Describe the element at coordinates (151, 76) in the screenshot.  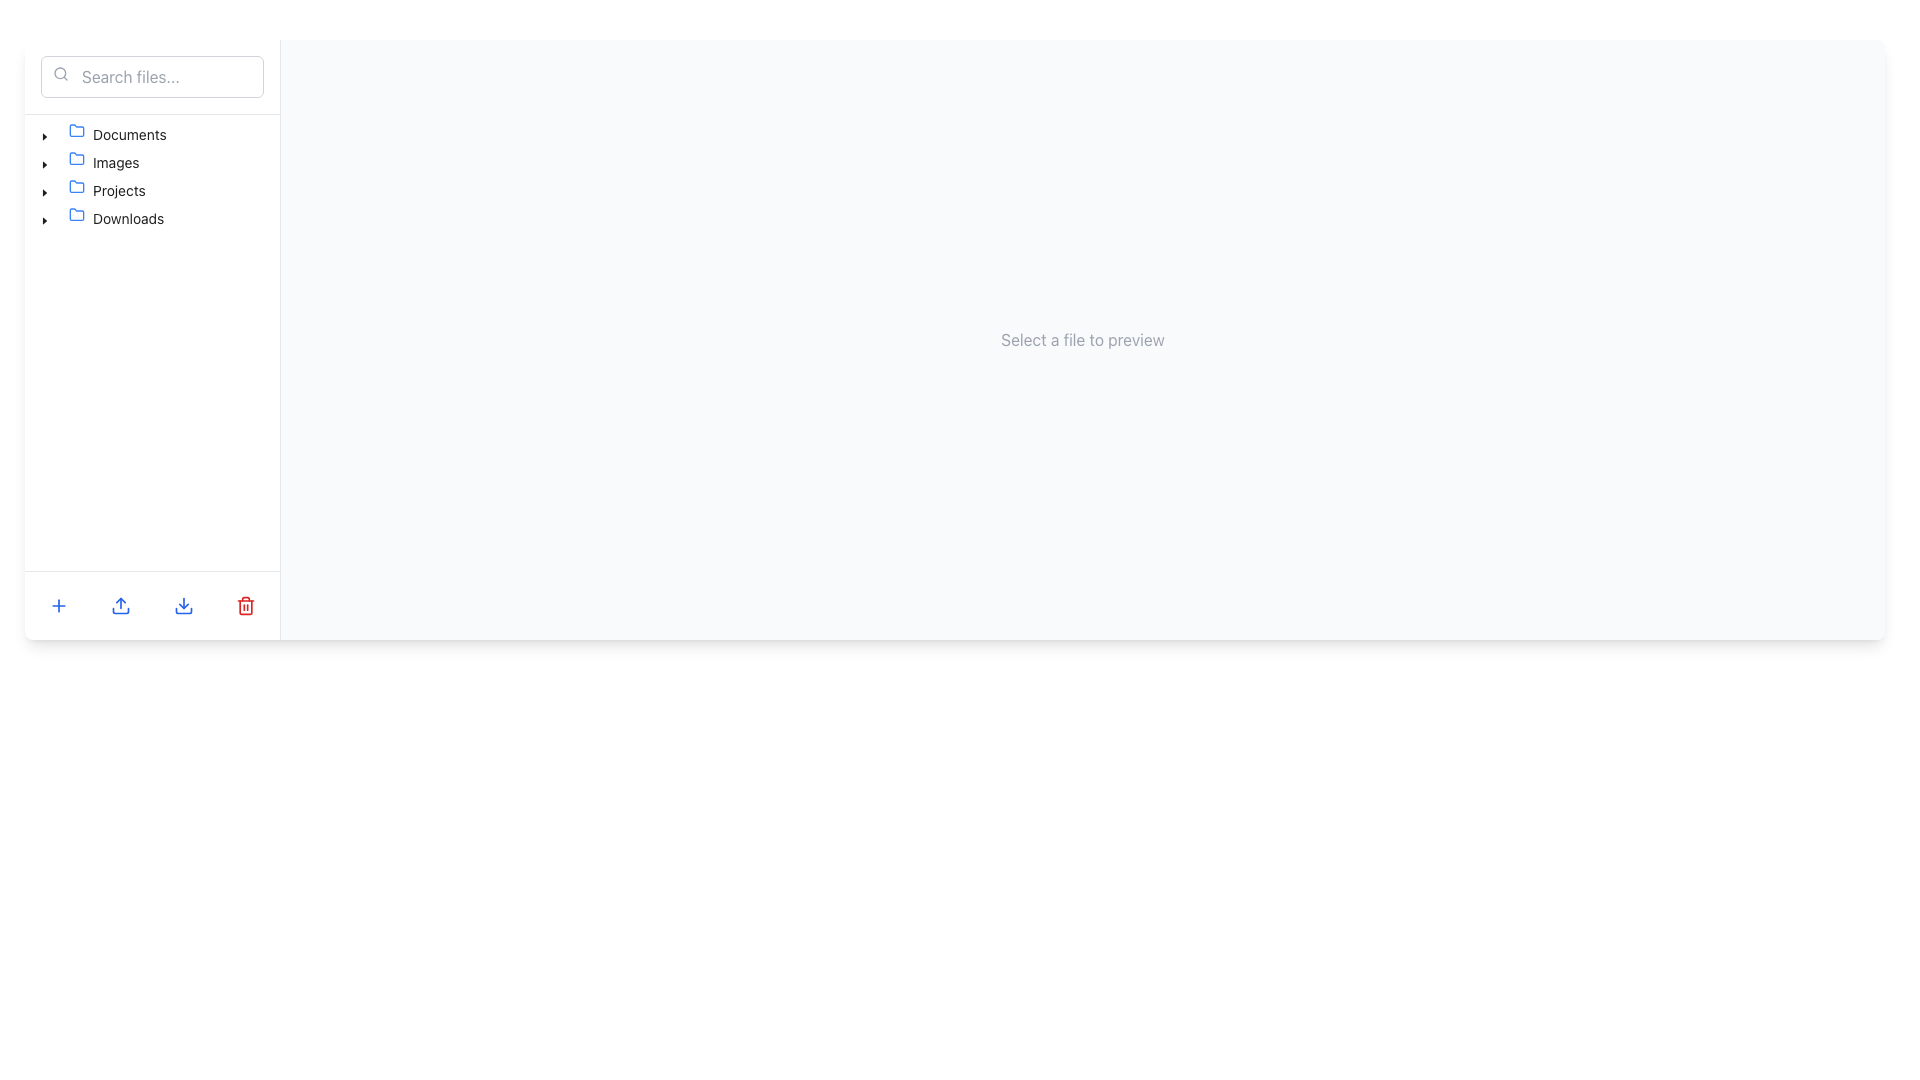
I see `the search input field located in the top left section of the interface to focus on it` at that location.